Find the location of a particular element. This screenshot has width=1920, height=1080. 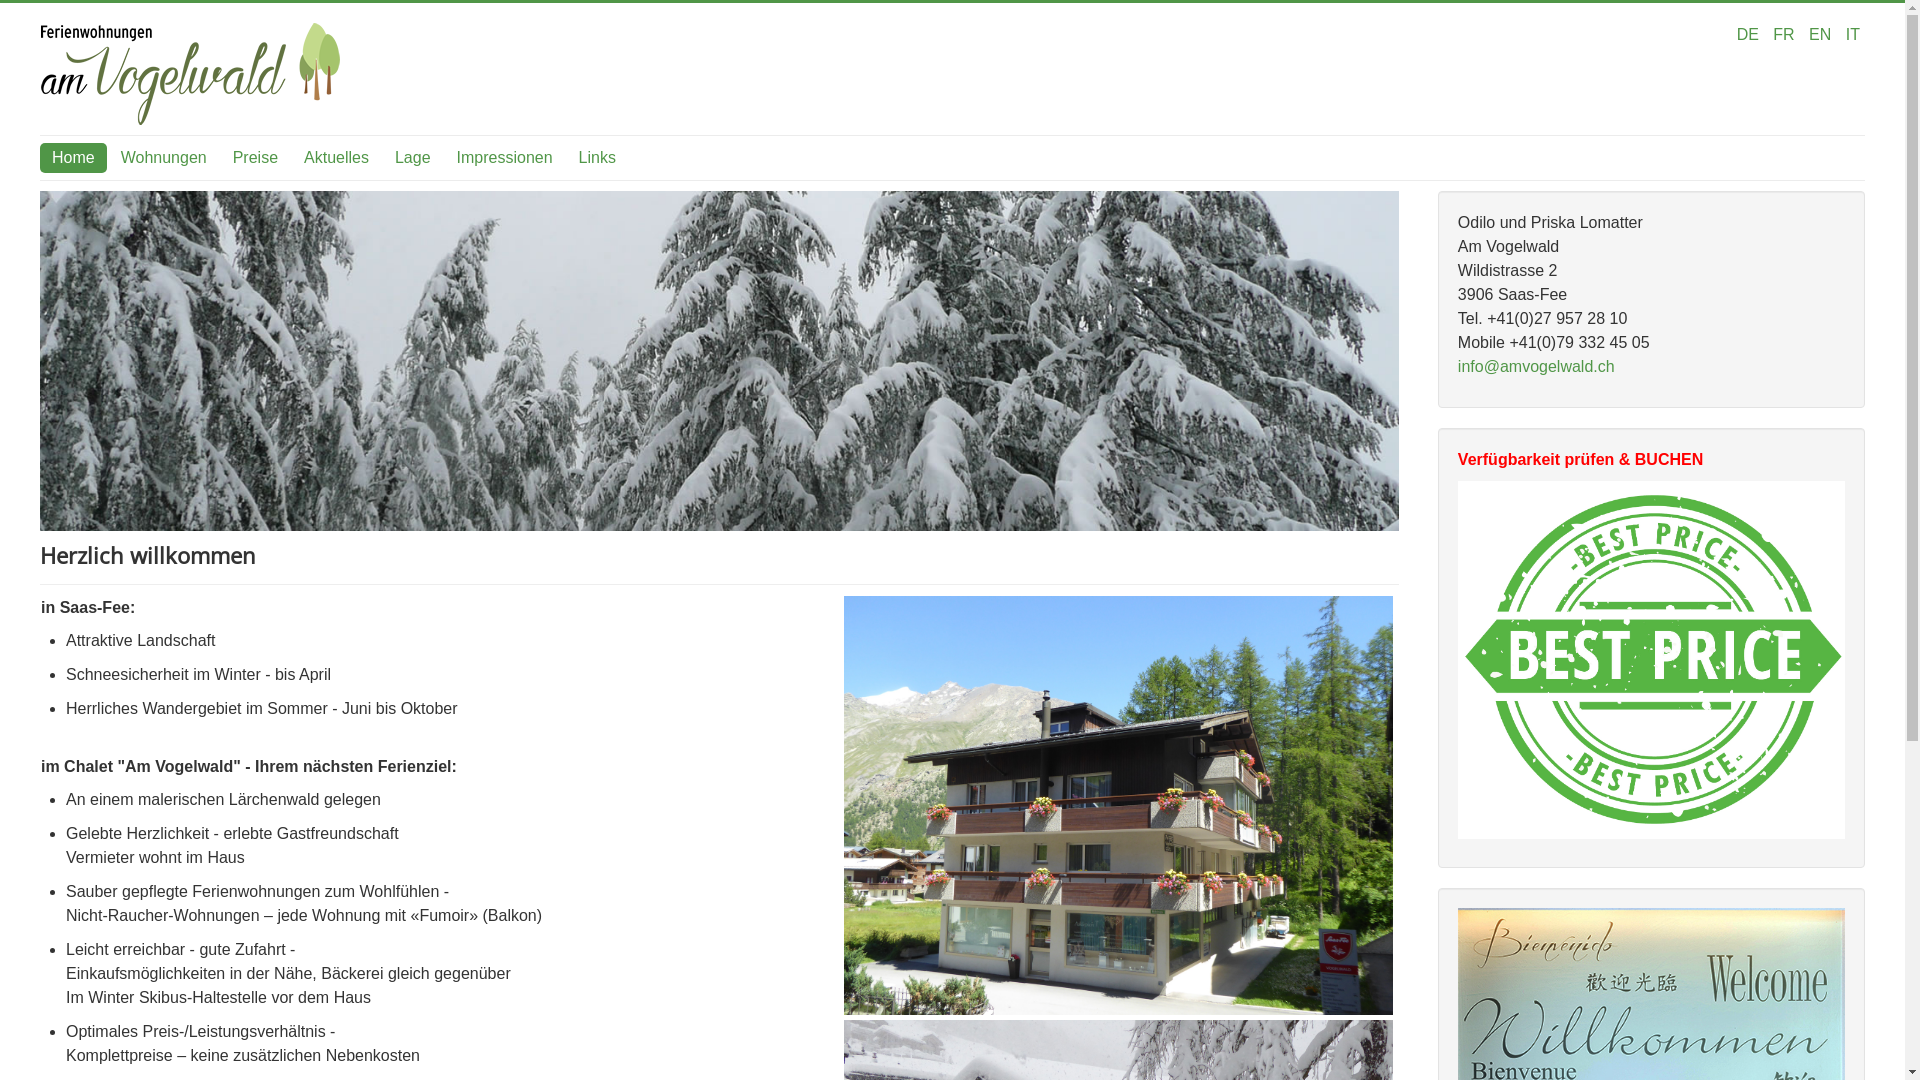

'Links' is located at coordinates (596, 157).